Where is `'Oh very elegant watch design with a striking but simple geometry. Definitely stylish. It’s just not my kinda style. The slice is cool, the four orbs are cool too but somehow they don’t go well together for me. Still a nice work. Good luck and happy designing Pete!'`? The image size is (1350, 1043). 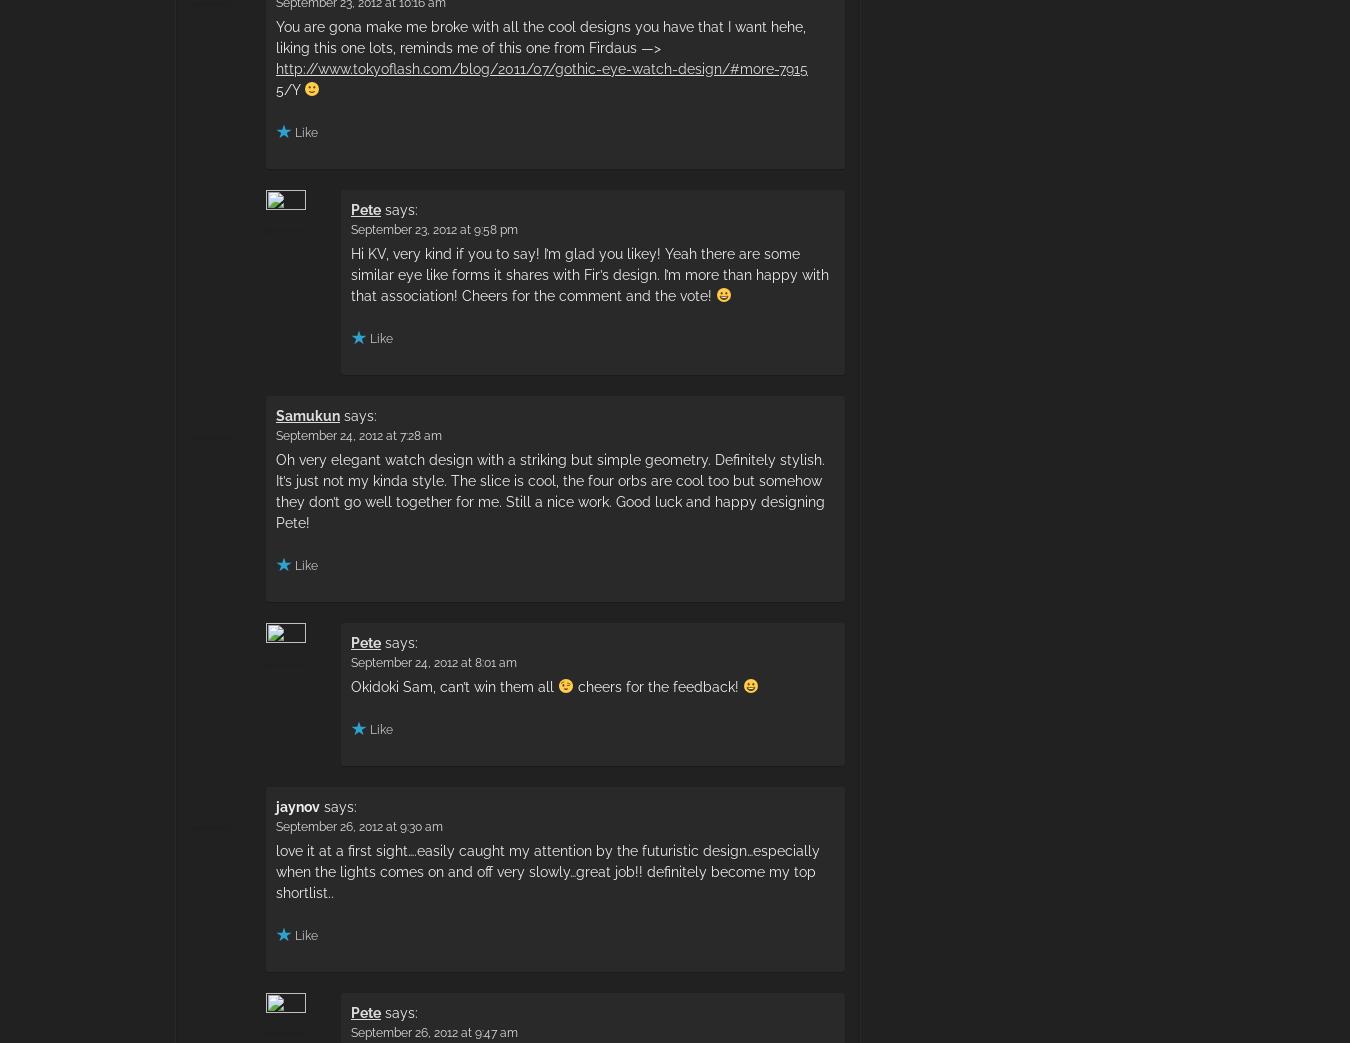 'Oh very elegant watch design with a striking but simple geometry. Definitely stylish. It’s just not my kinda style. The slice is cool, the four orbs are cool too but somehow they don’t go well together for me. Still a nice work. Good luck and happy designing Pete!' is located at coordinates (549, 489).